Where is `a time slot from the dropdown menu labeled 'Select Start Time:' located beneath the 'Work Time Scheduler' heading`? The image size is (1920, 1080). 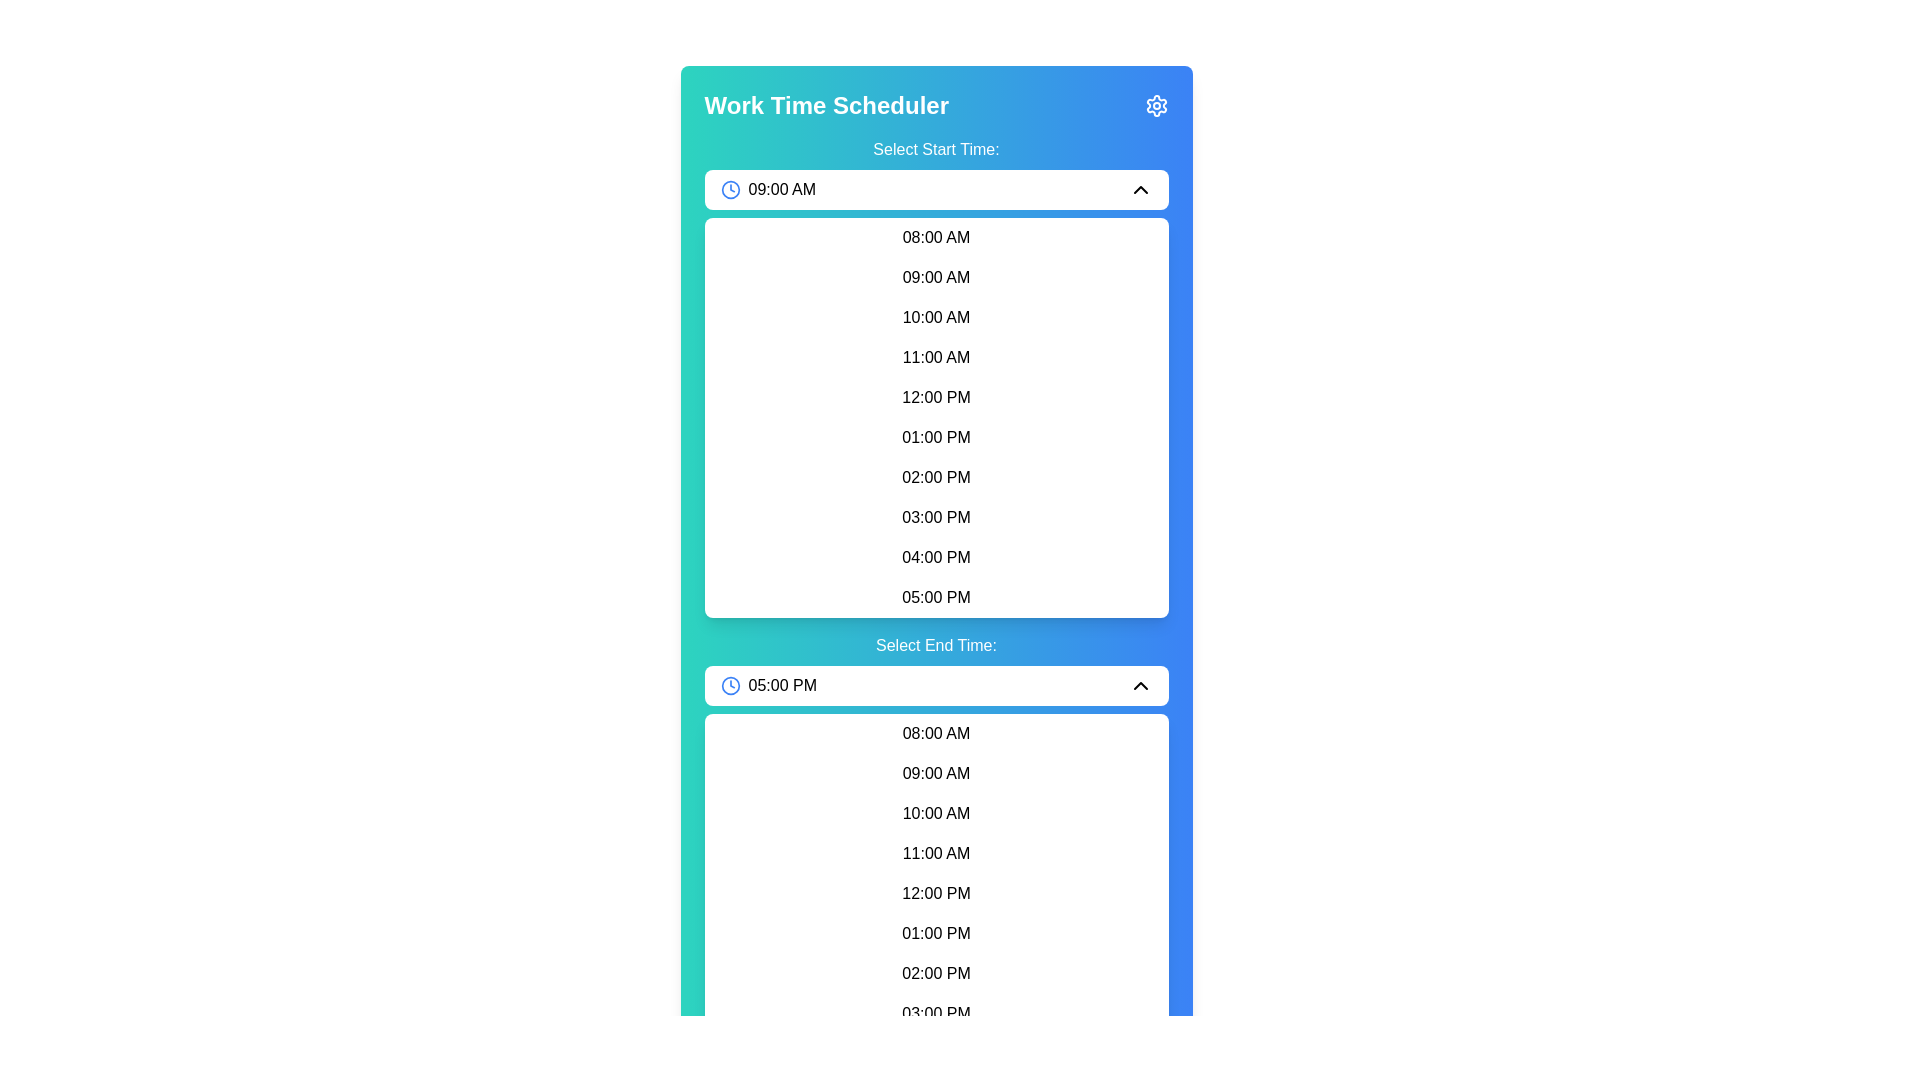
a time slot from the dropdown menu labeled 'Select Start Time:' located beneath the 'Work Time Scheduler' heading is located at coordinates (935, 378).